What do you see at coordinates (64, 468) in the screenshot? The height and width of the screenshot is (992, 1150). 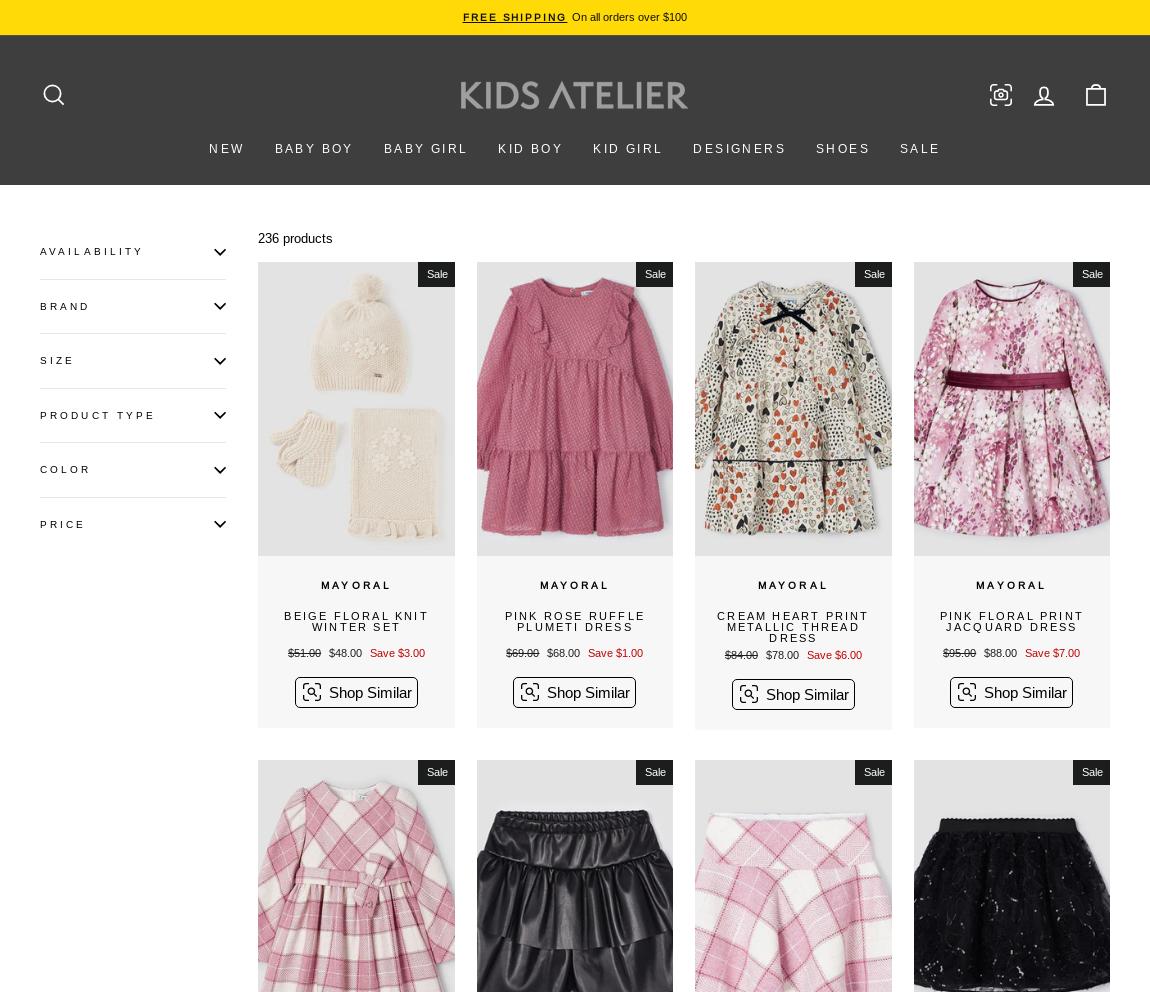 I see `'Color'` at bounding box center [64, 468].